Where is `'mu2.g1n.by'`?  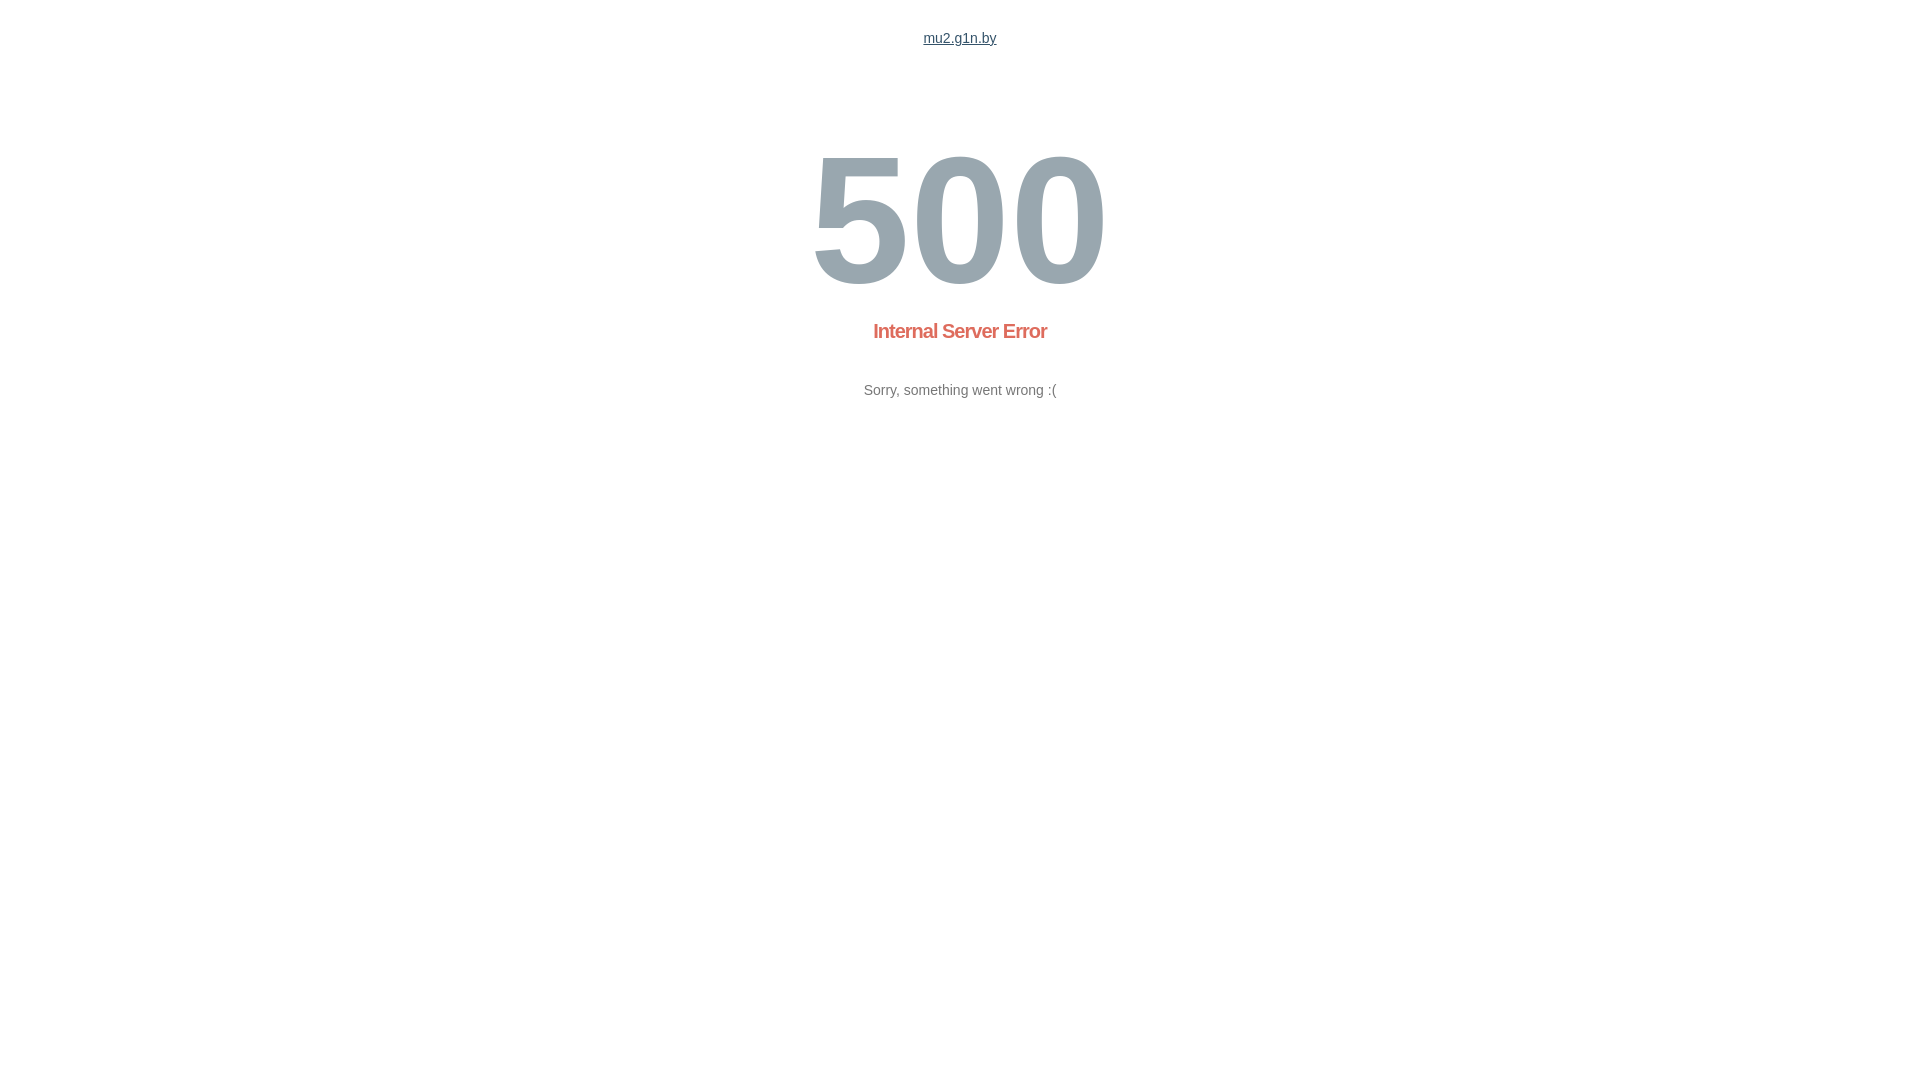 'mu2.g1n.by' is located at coordinates (958, 38).